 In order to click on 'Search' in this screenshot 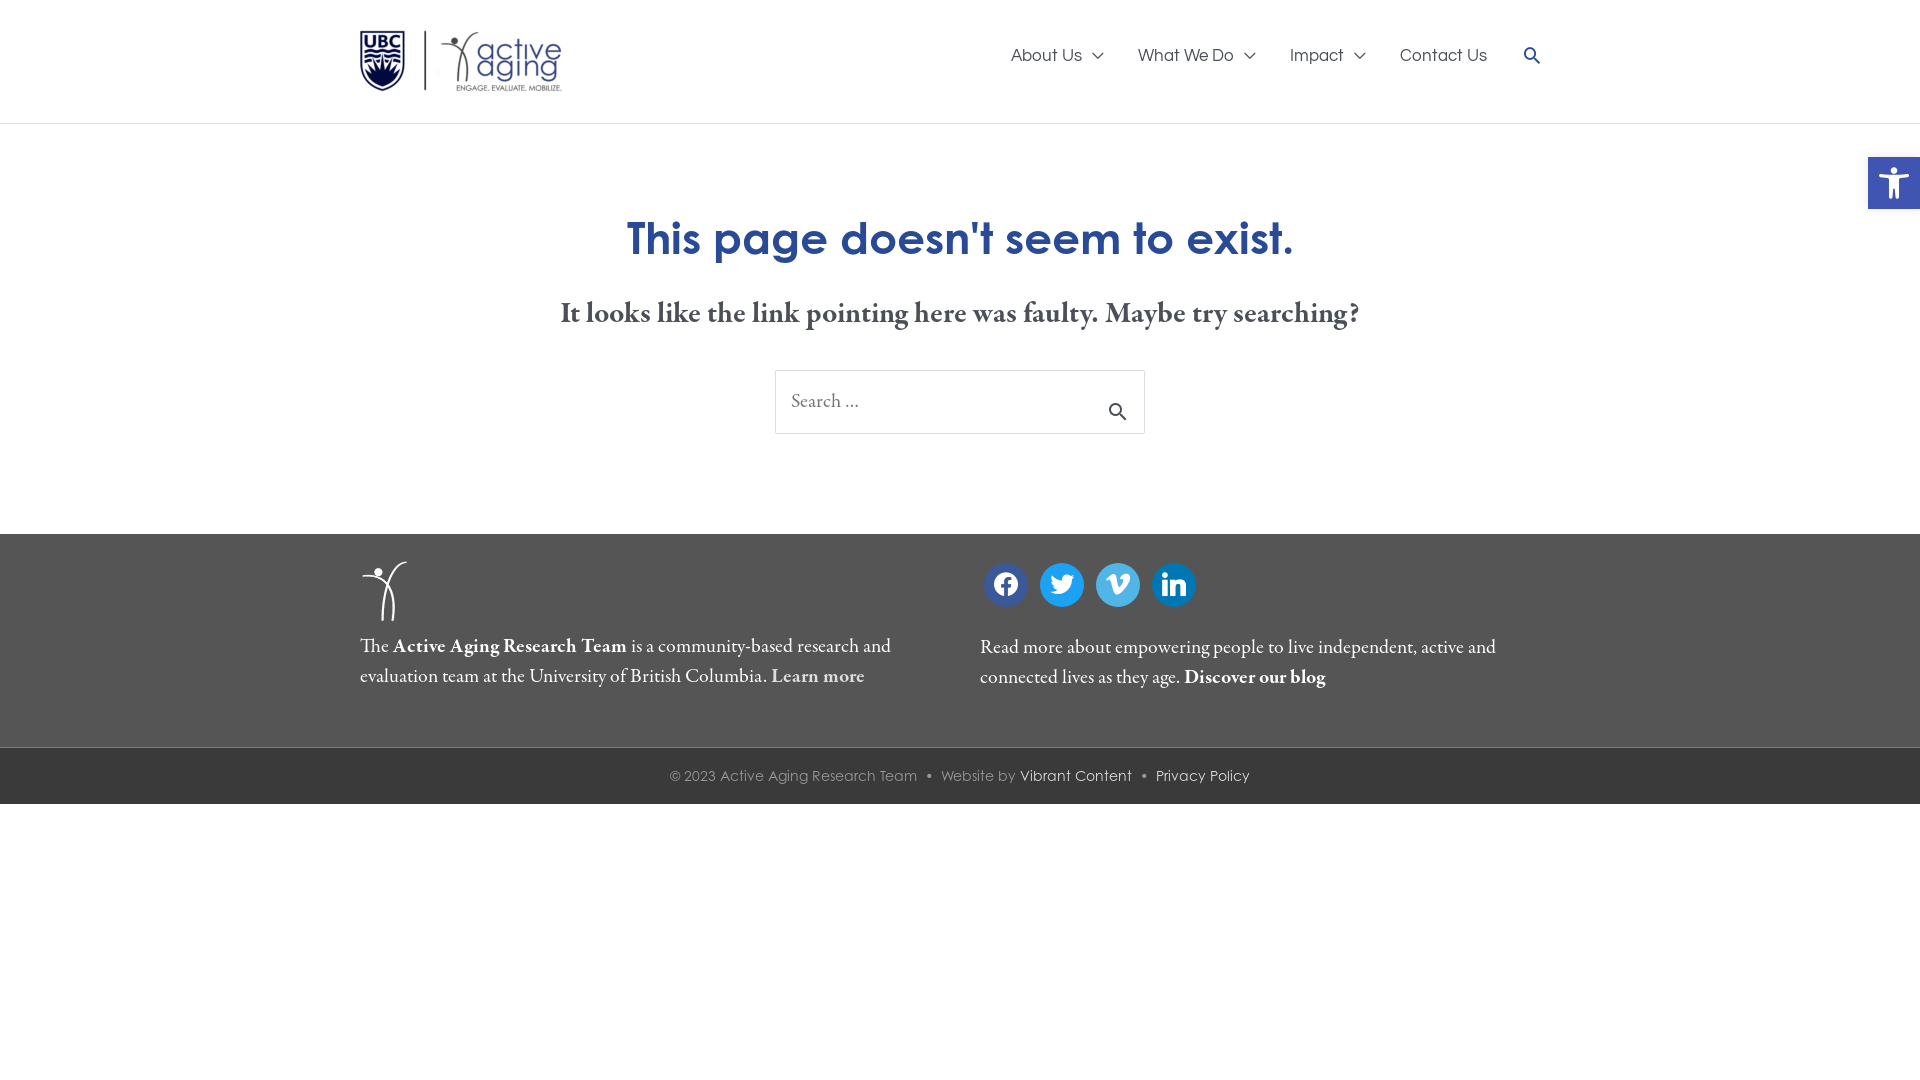, I will do `click(1530, 53)`.